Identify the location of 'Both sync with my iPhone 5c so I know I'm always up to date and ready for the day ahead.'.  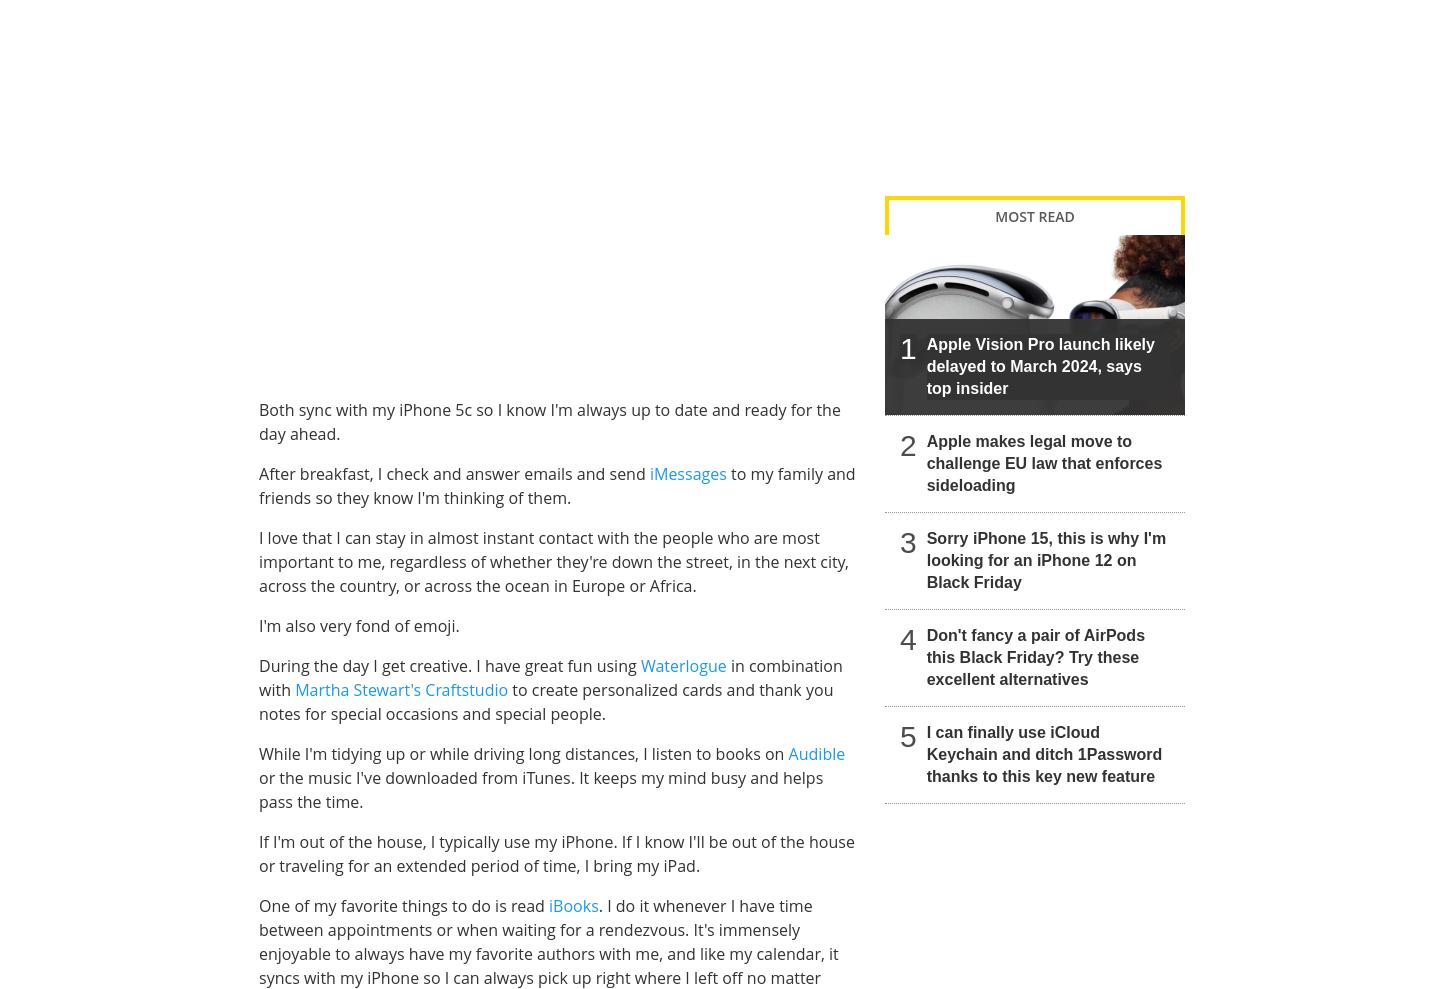
(258, 422).